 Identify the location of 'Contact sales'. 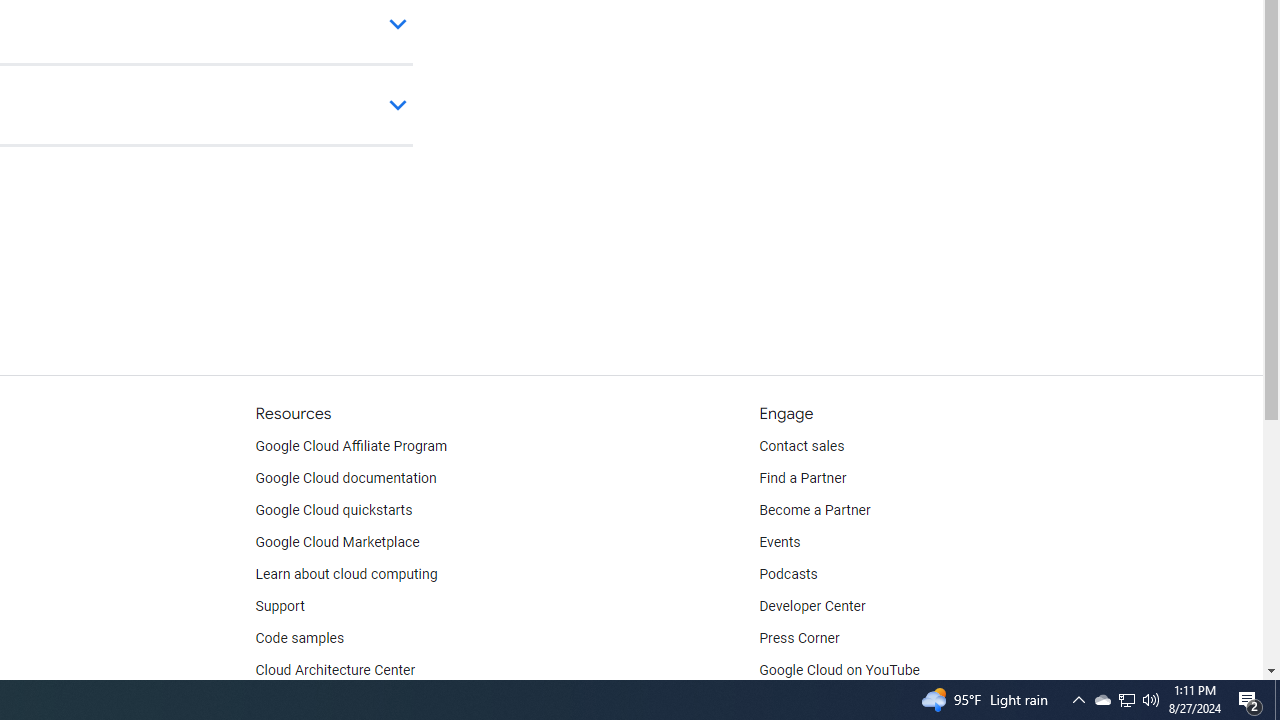
(801, 446).